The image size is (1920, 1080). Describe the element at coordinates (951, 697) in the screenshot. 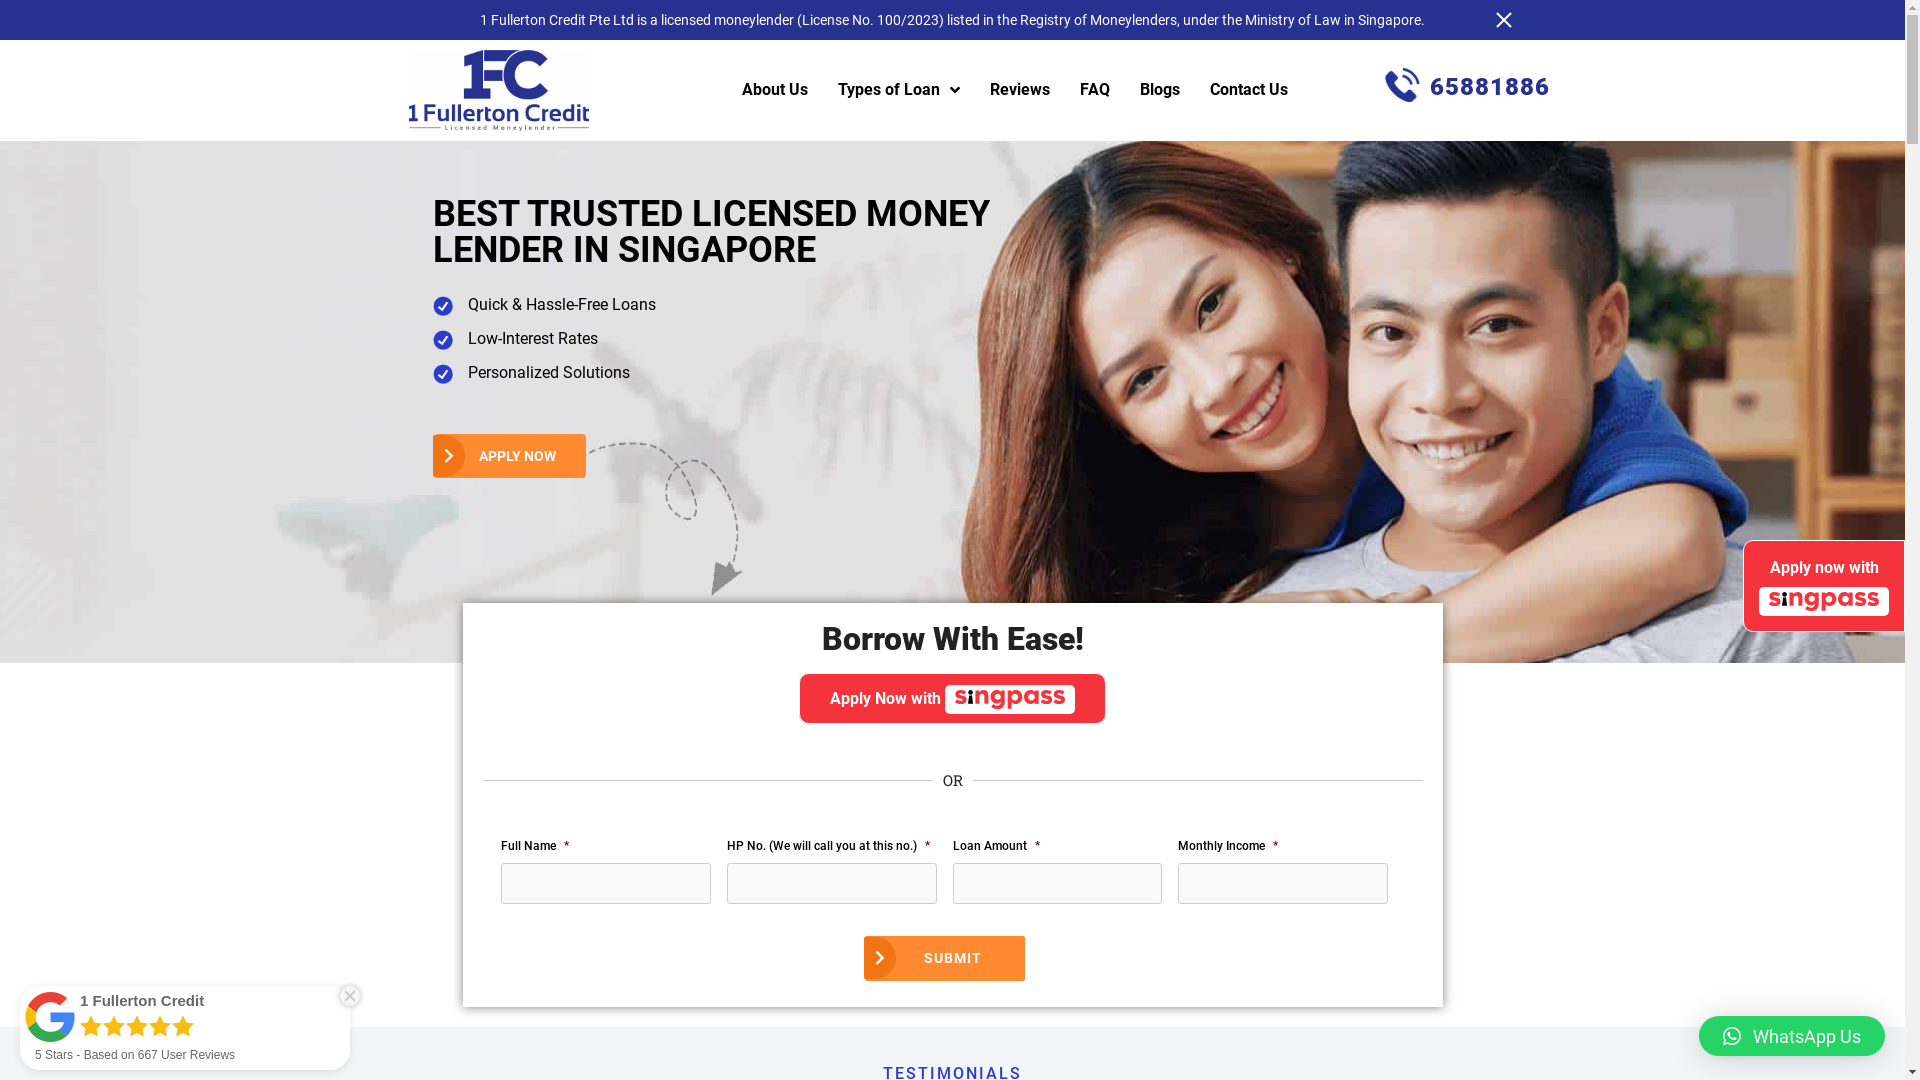

I see `'Apply Now with'` at that location.